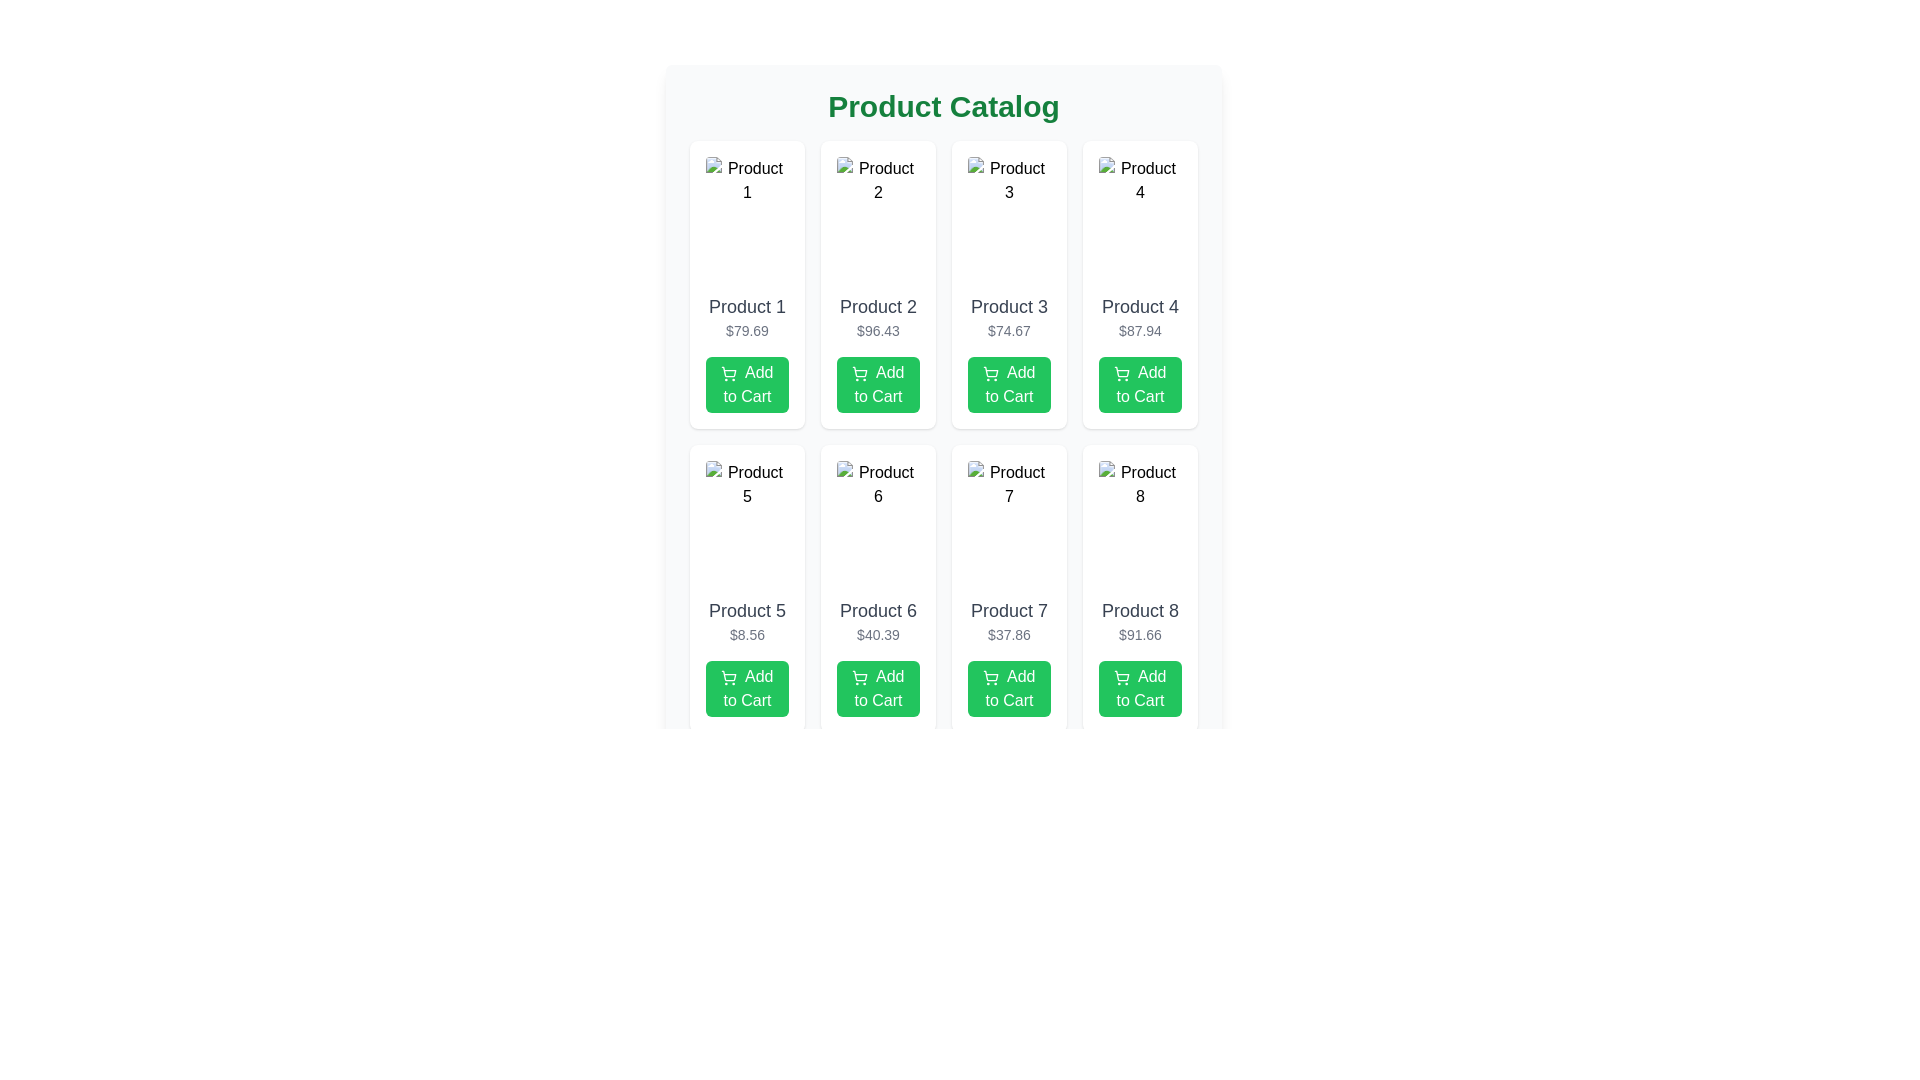 Image resolution: width=1920 pixels, height=1080 pixels. Describe the element at coordinates (746, 688) in the screenshot. I see `the green 'Add to Cart' button with rounded edges and a shopping cart icon, located in the fourth row under 'Product 5' priced at $8.56` at that location.